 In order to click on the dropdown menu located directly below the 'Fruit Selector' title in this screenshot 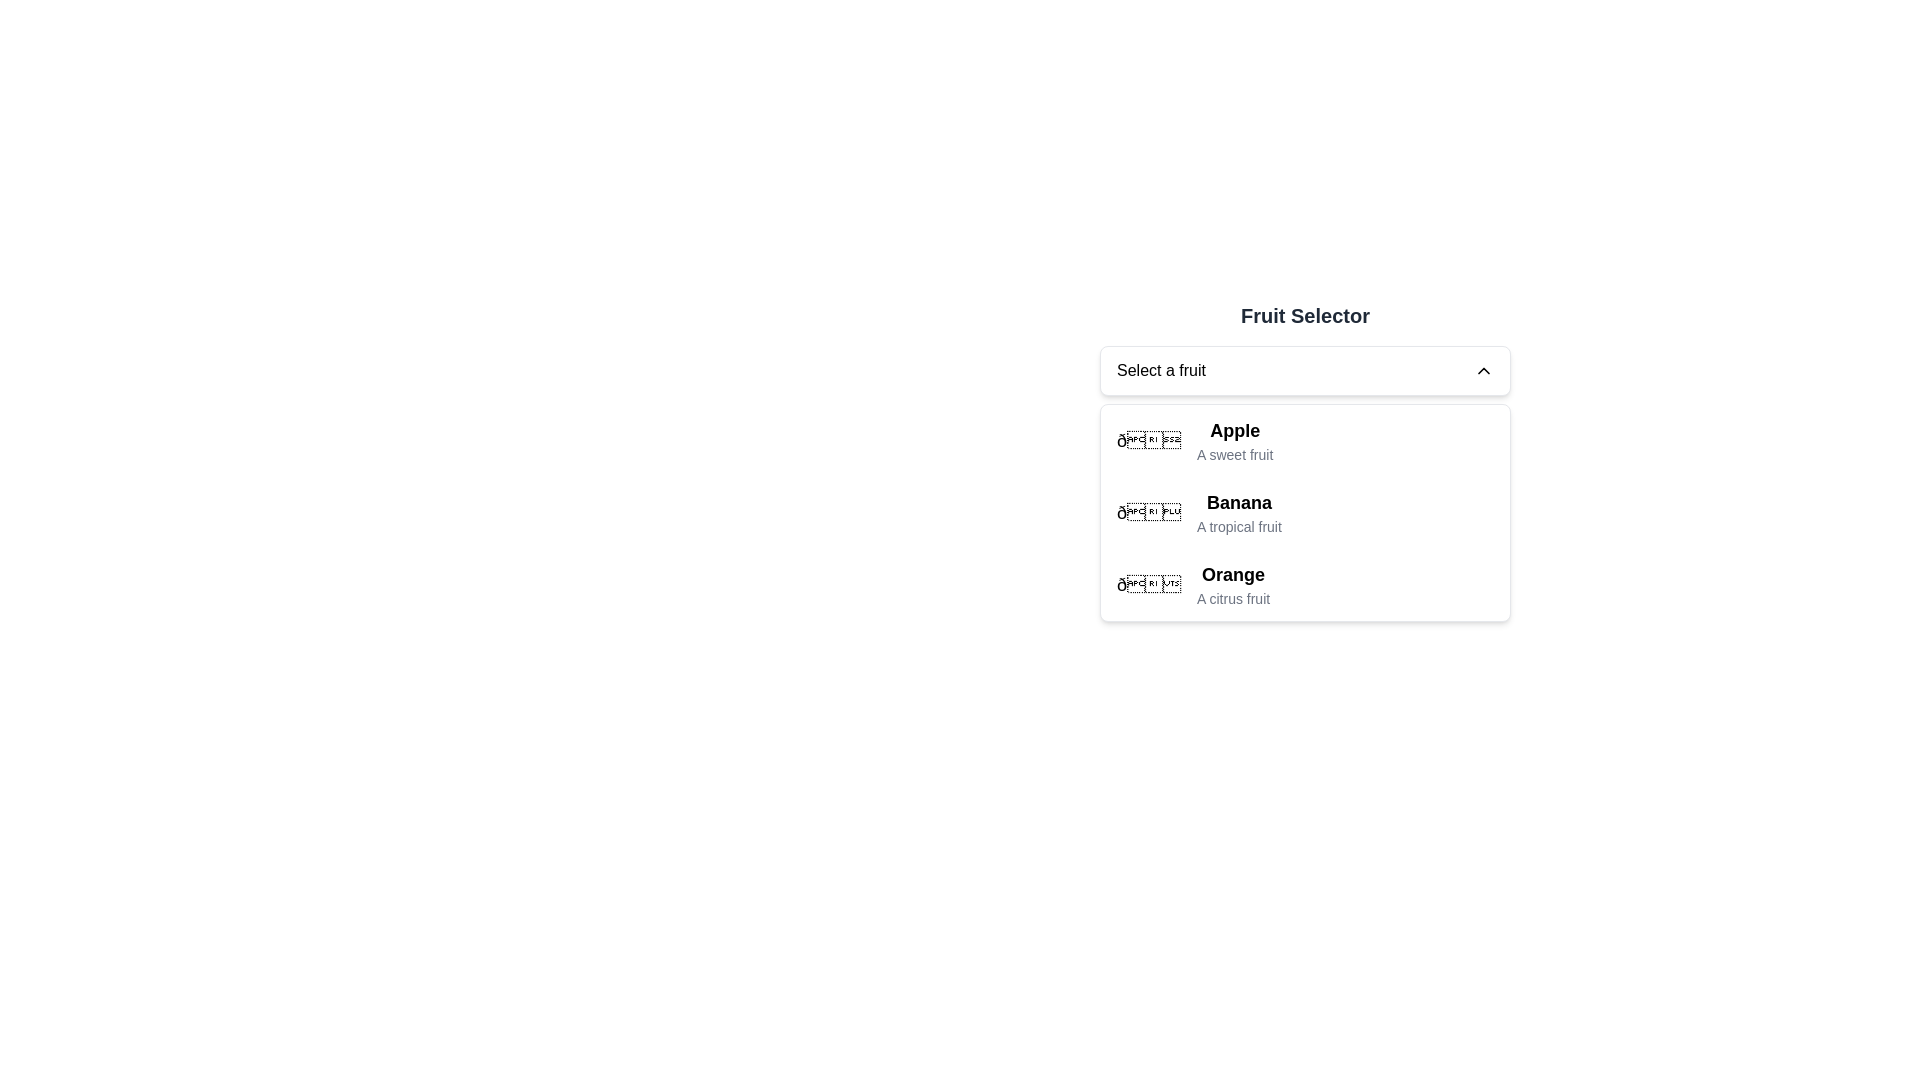, I will do `click(1305, 370)`.